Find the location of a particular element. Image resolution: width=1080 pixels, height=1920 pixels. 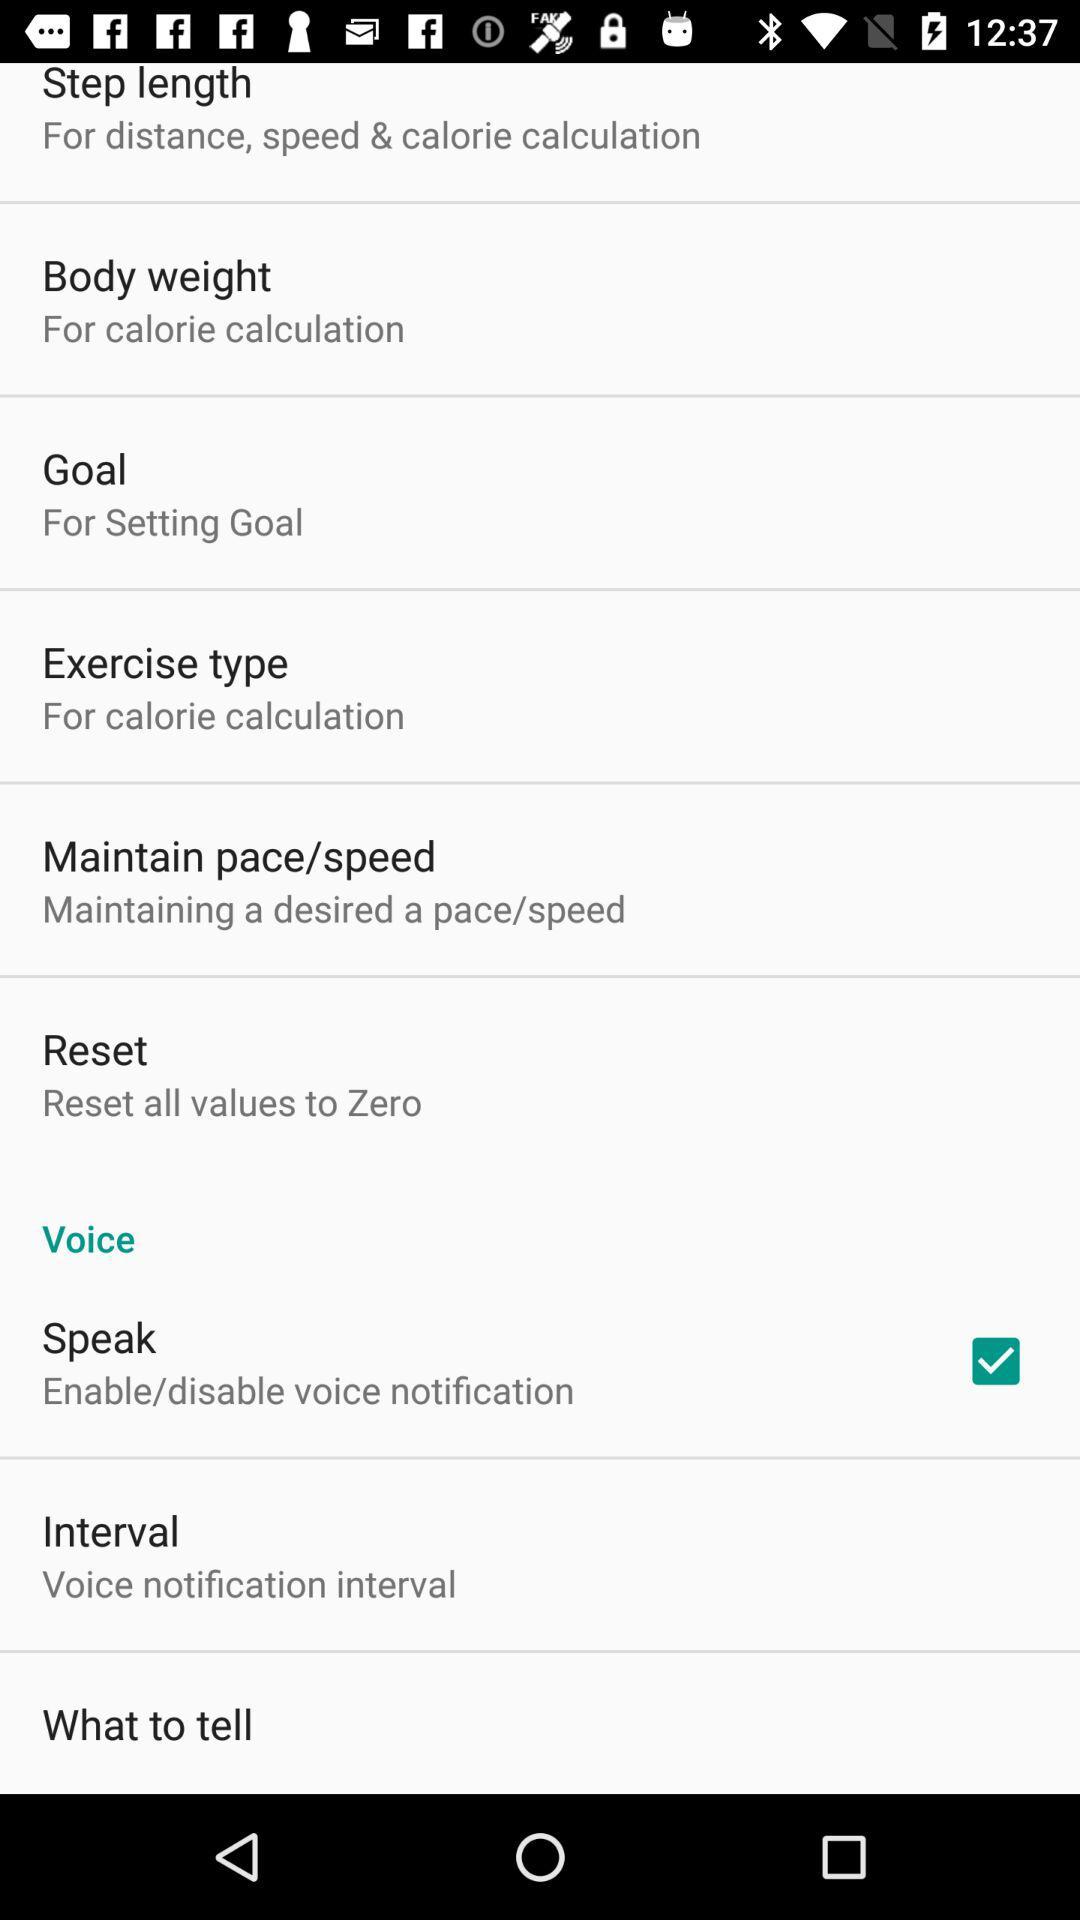

reset all values is located at coordinates (231, 1100).